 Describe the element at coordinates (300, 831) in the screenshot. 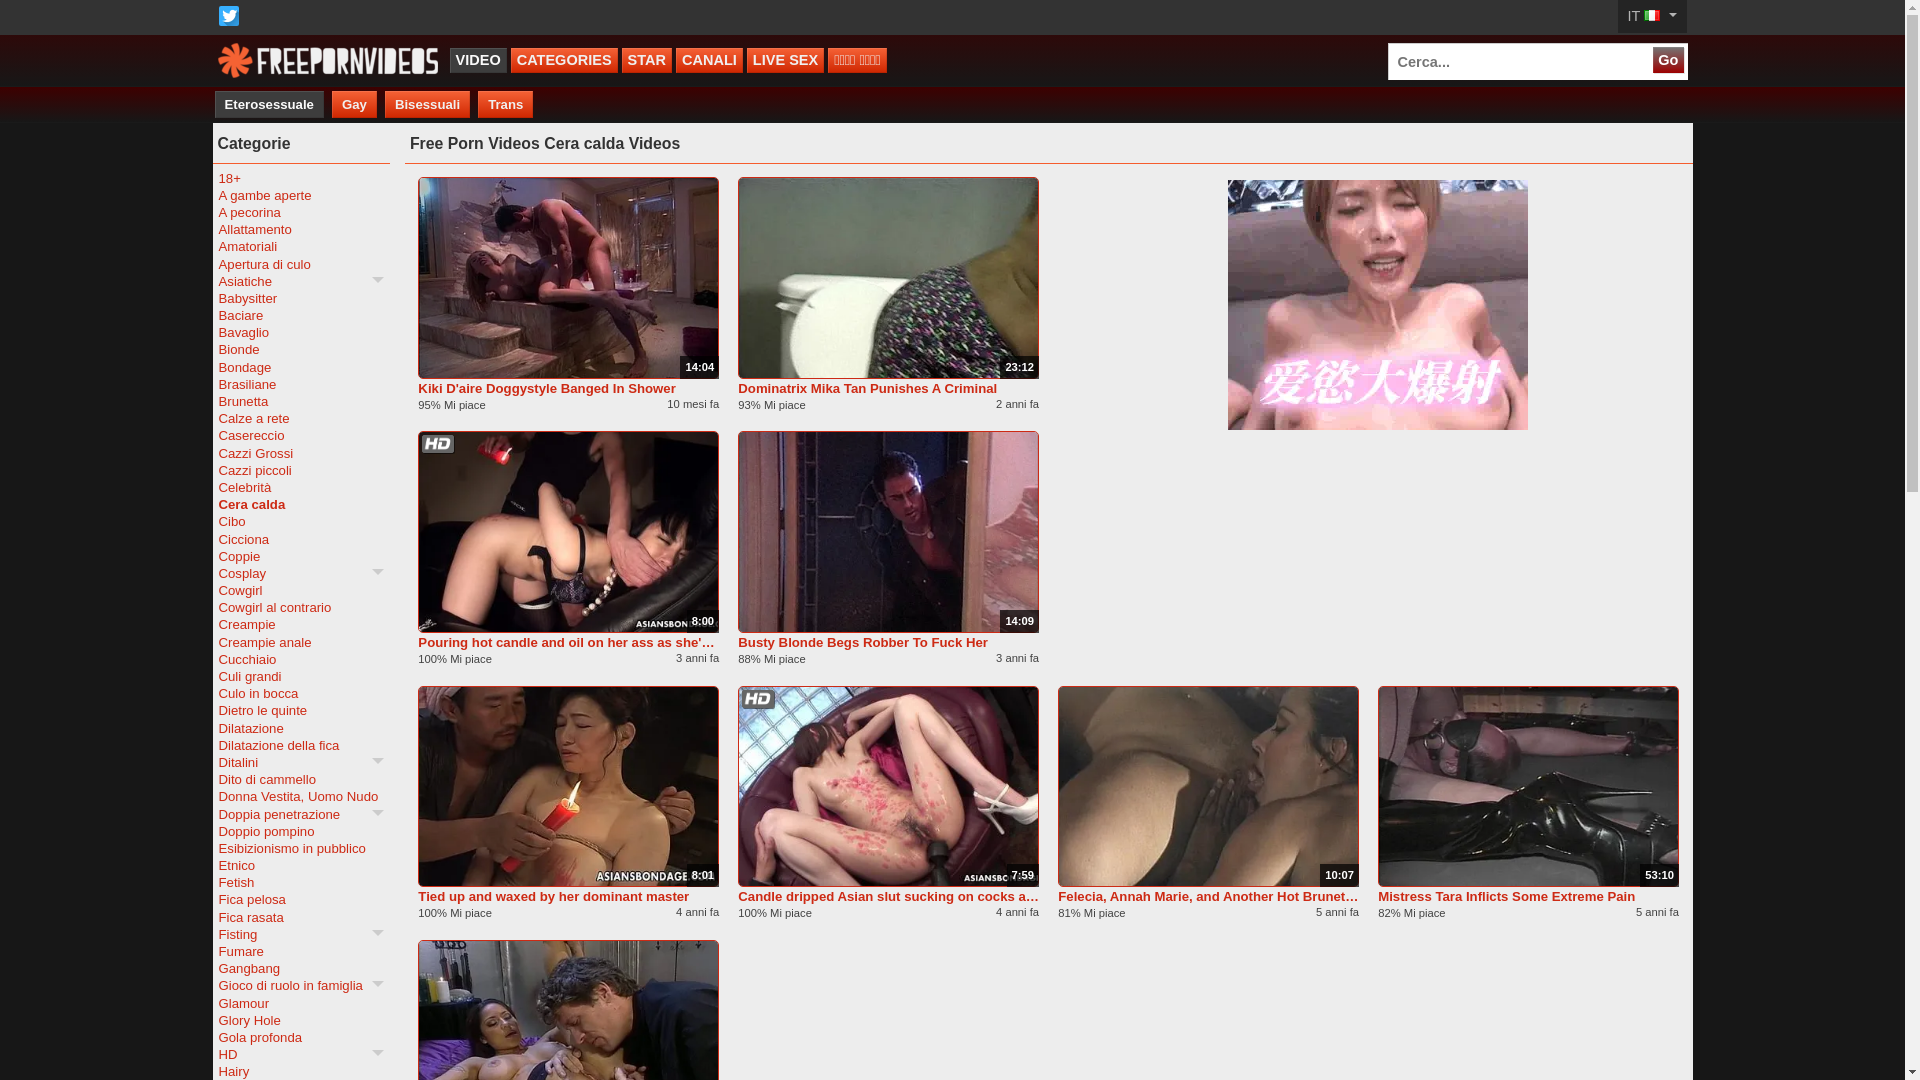

I see `'Doppio pompino'` at that location.